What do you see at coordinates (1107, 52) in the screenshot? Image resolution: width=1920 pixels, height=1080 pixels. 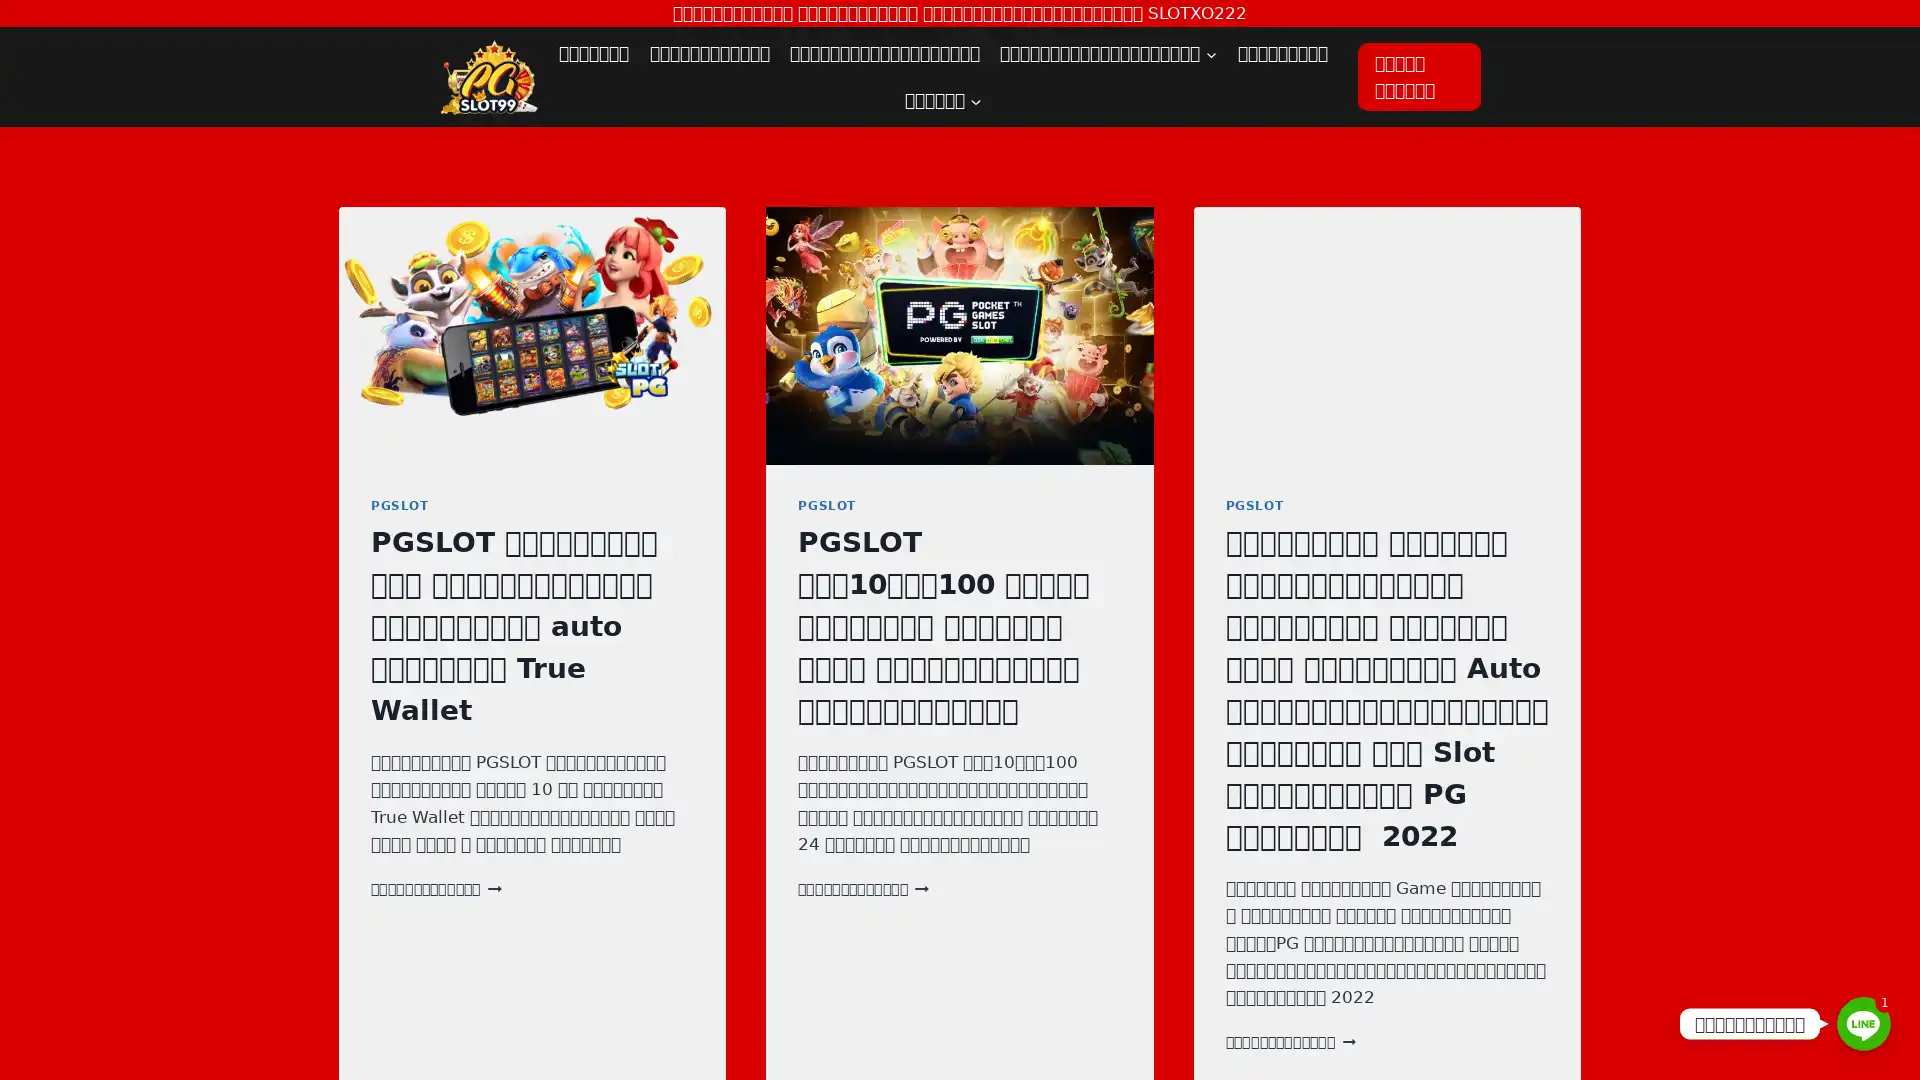 I see `Expand child menu` at bounding box center [1107, 52].